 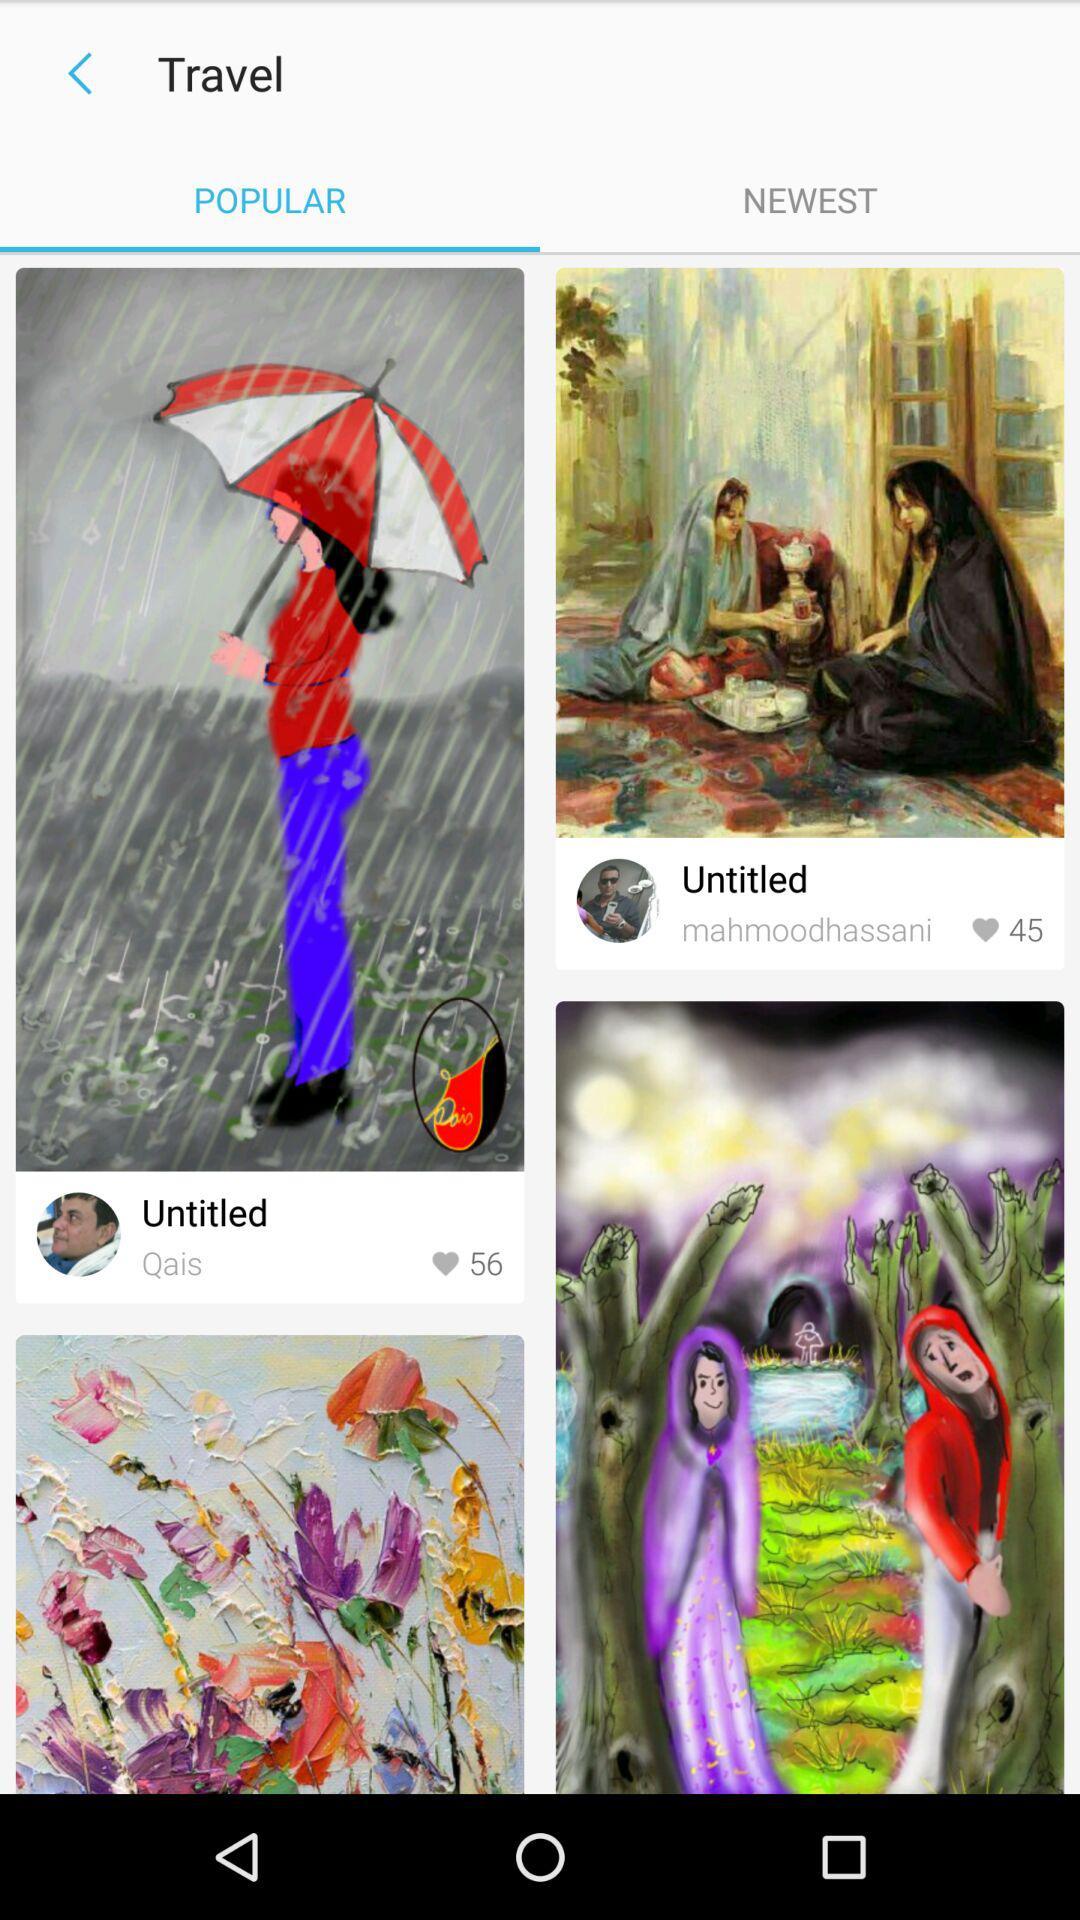 What do you see at coordinates (821, 929) in the screenshot?
I see `the item below untitled icon` at bounding box center [821, 929].